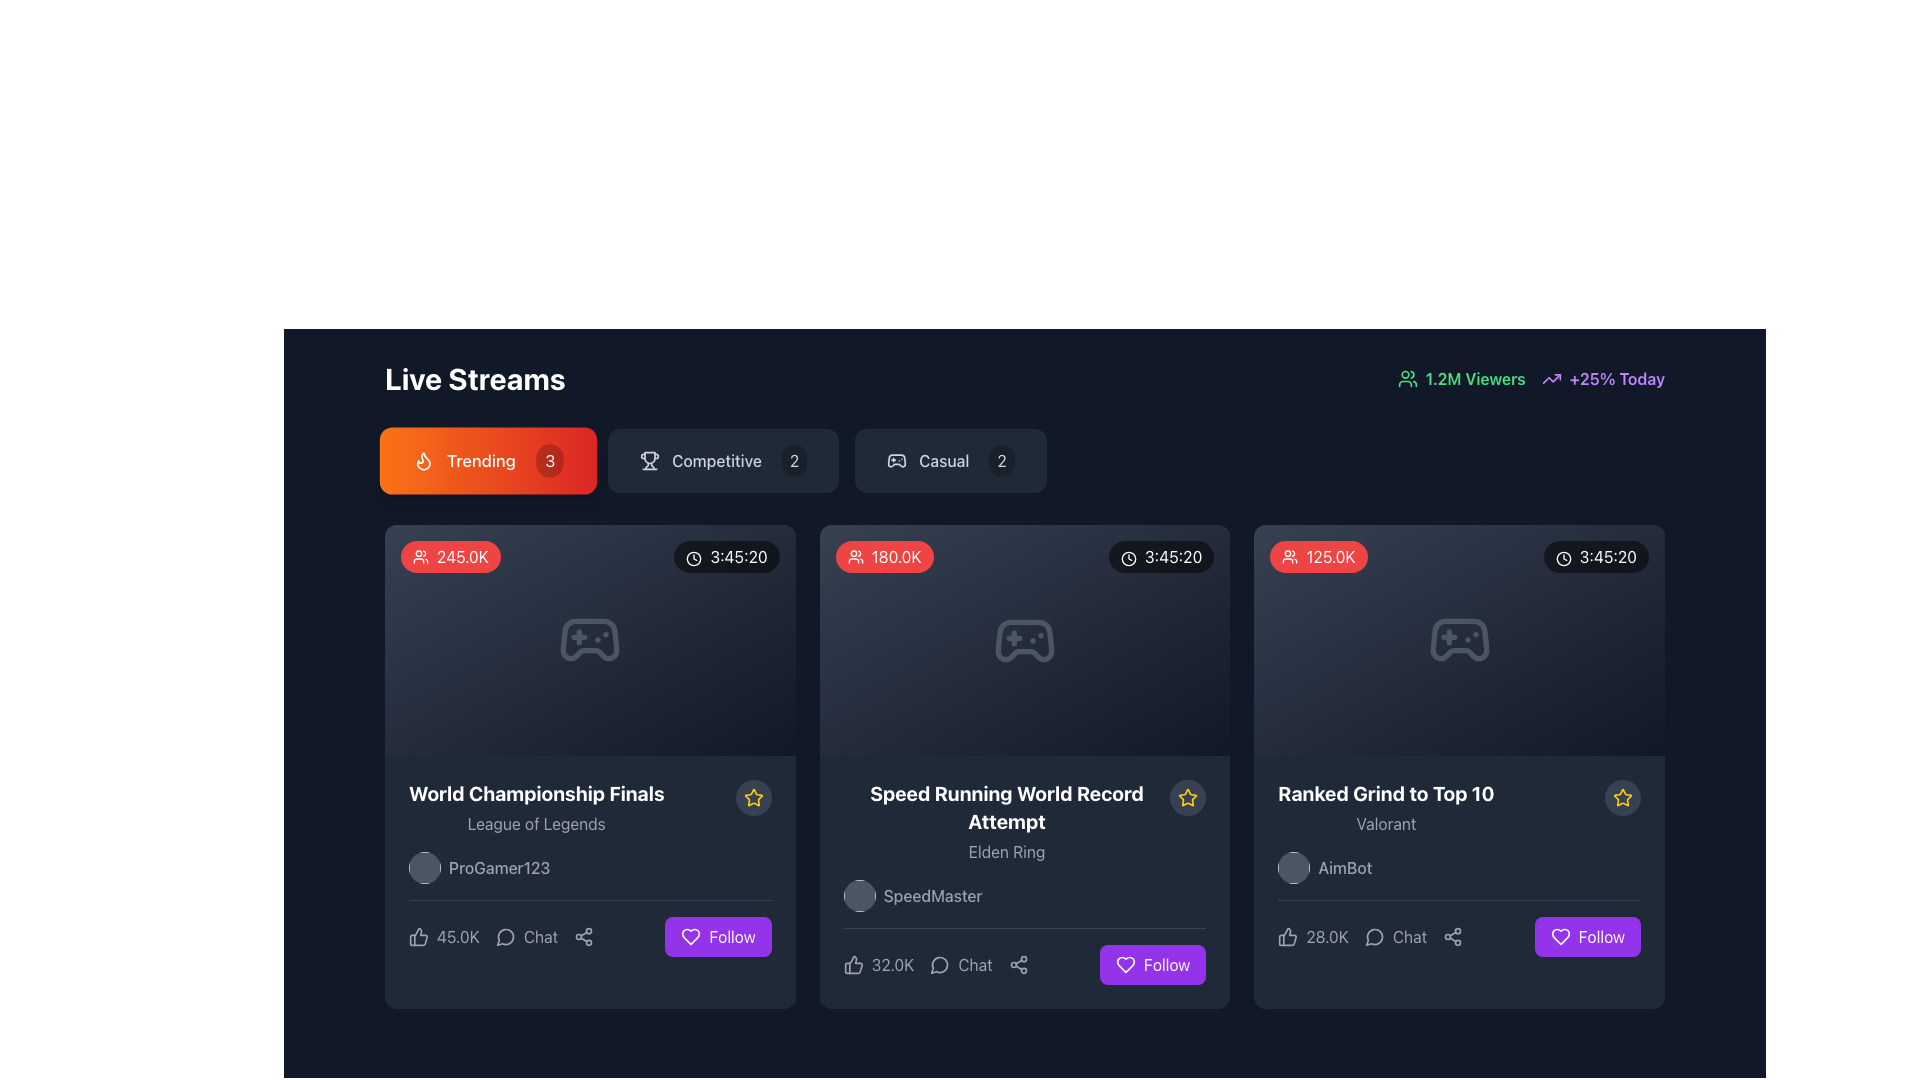 This screenshot has width=1920, height=1080. What do you see at coordinates (488, 461) in the screenshot?
I see `the 'Trending' button located under the 'Live Streams' header` at bounding box center [488, 461].